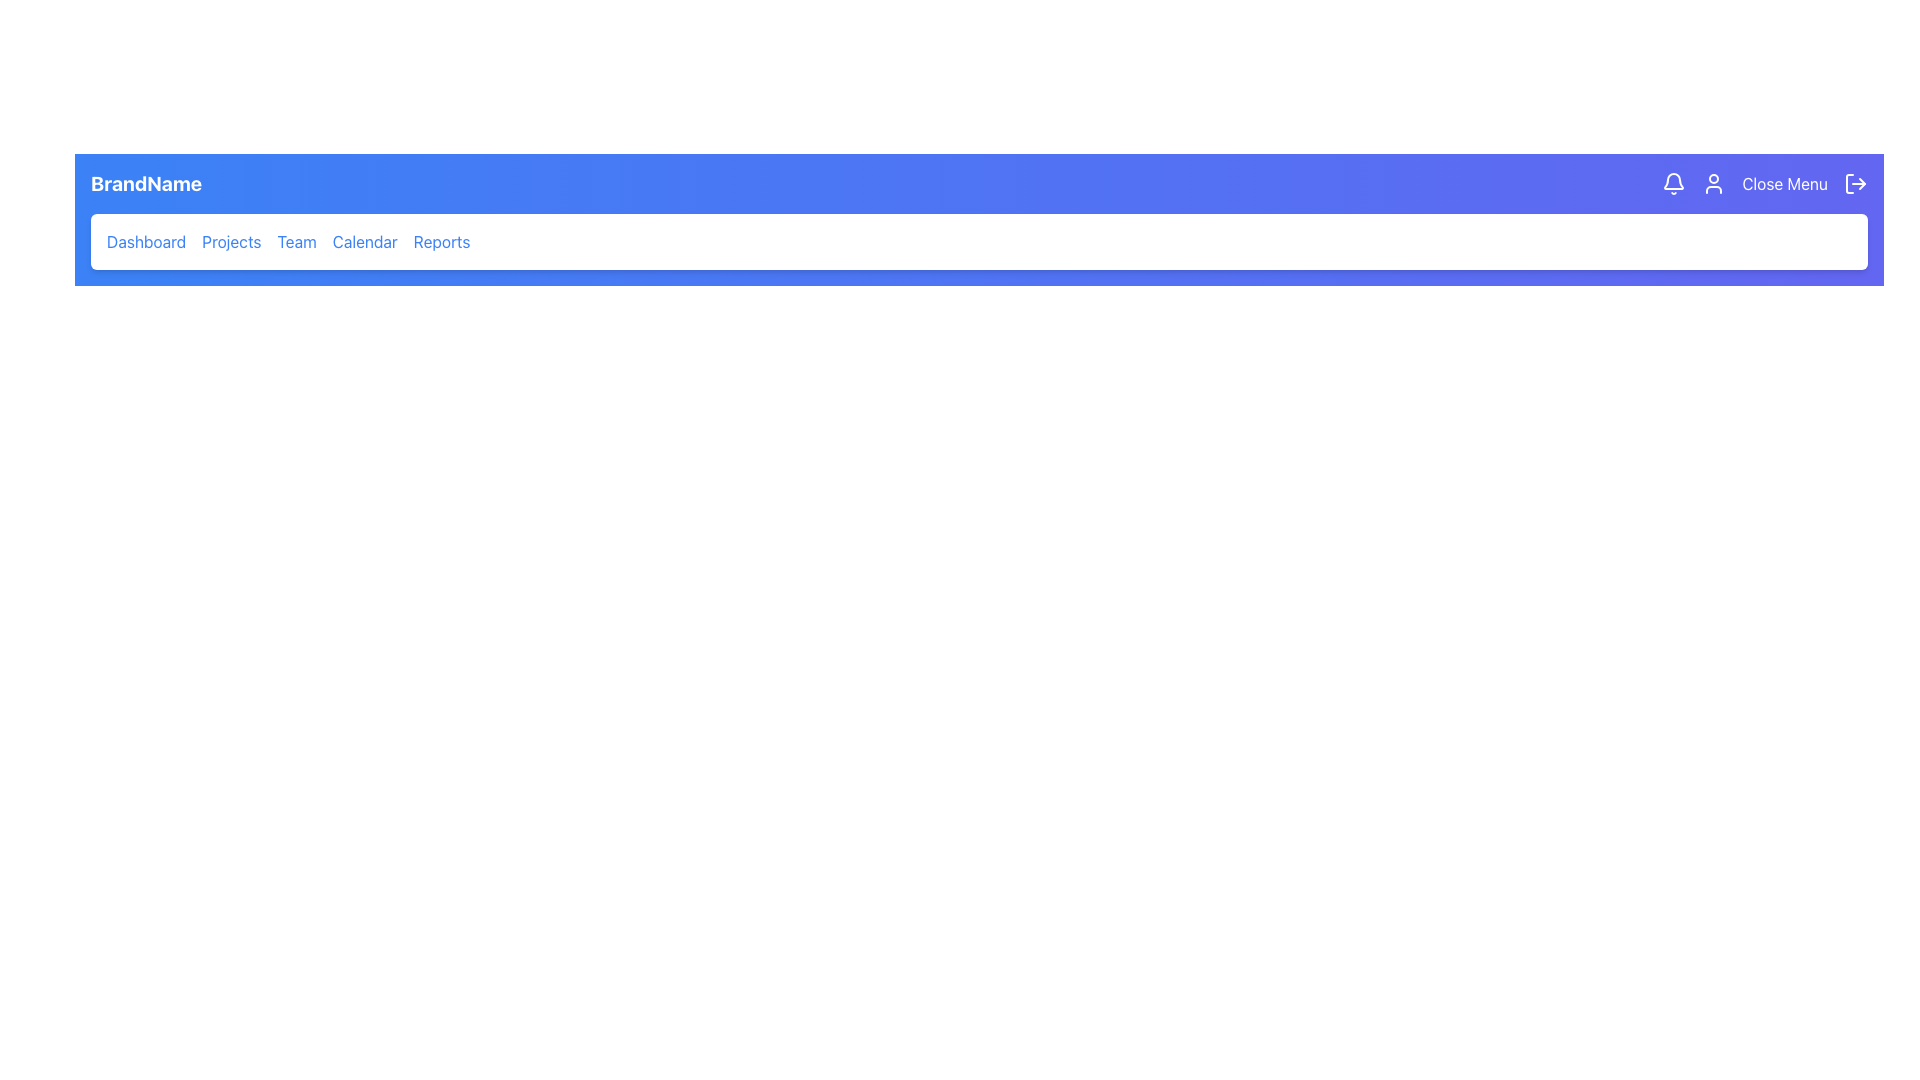  I want to click on the blue-colored text labeled 'Projects' in the navigation menu, so click(231, 241).